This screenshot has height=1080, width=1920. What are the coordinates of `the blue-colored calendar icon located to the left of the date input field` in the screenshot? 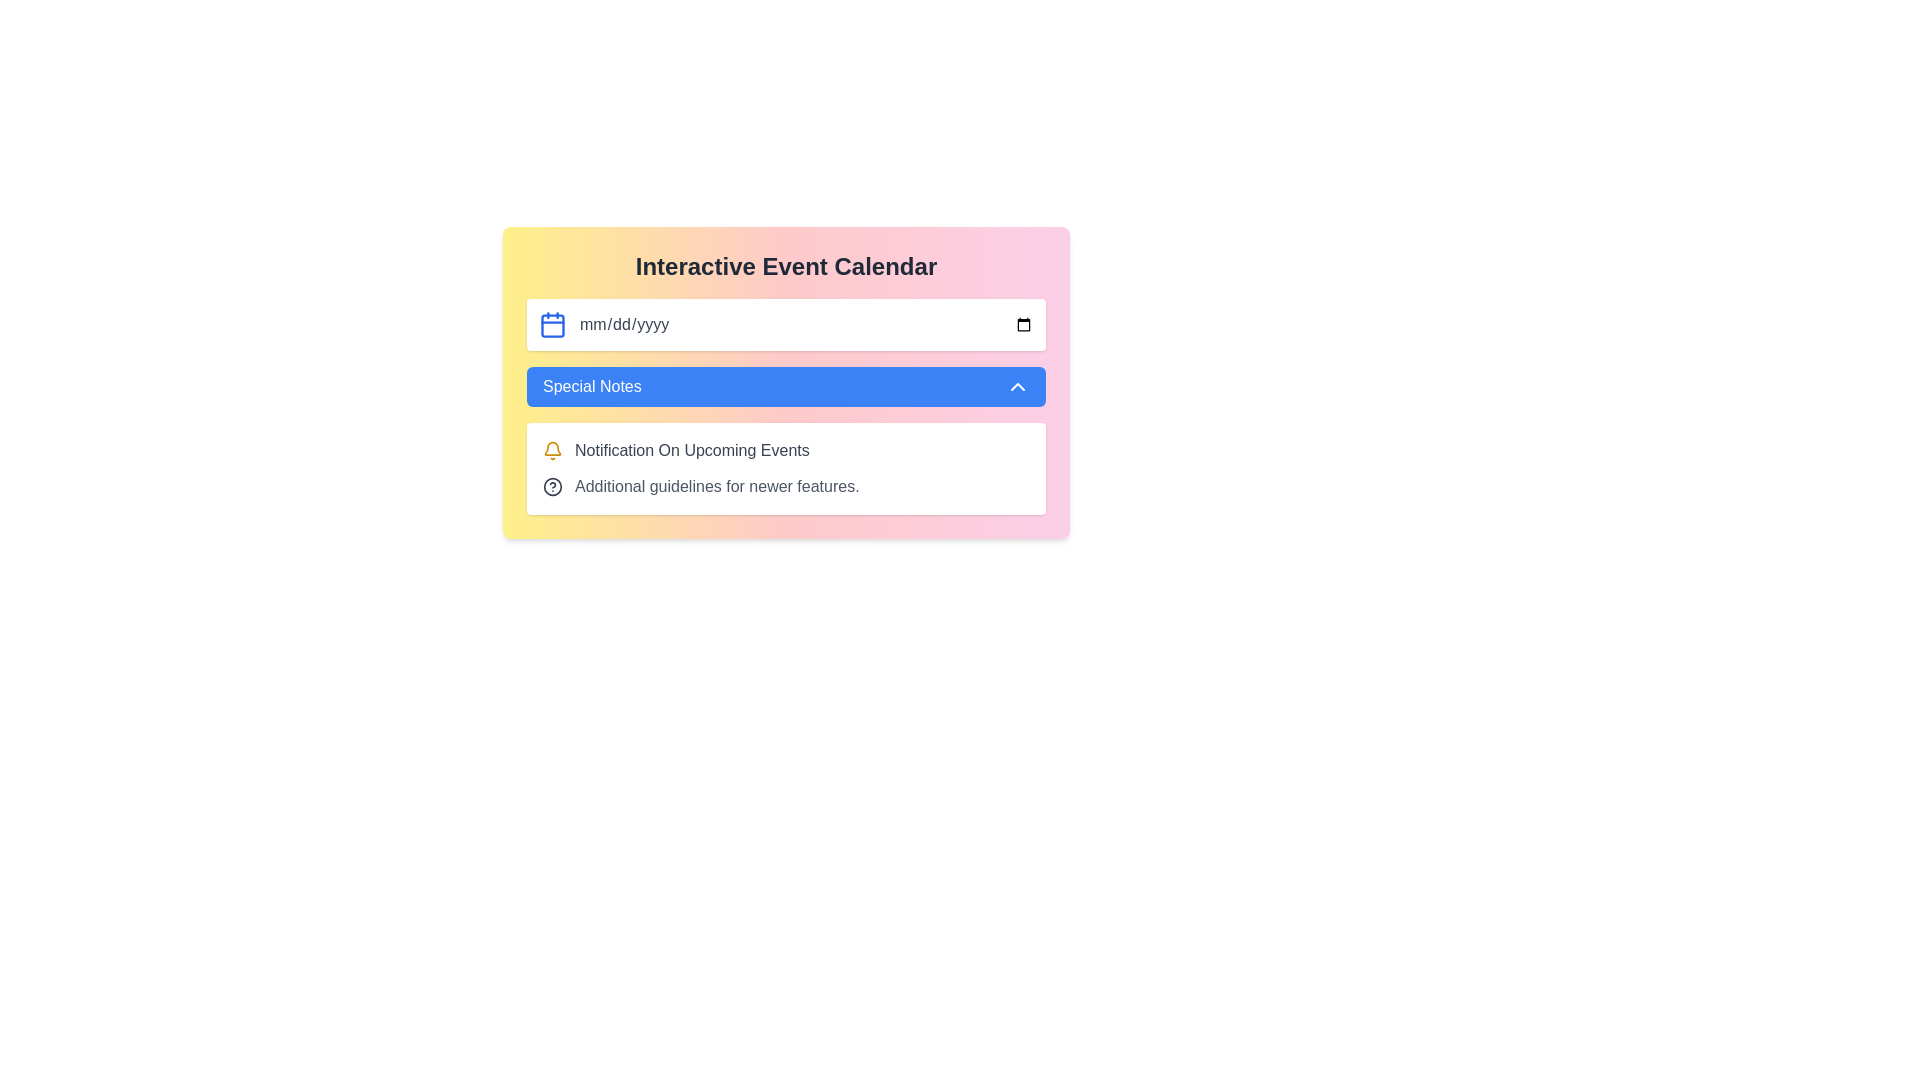 It's located at (552, 323).